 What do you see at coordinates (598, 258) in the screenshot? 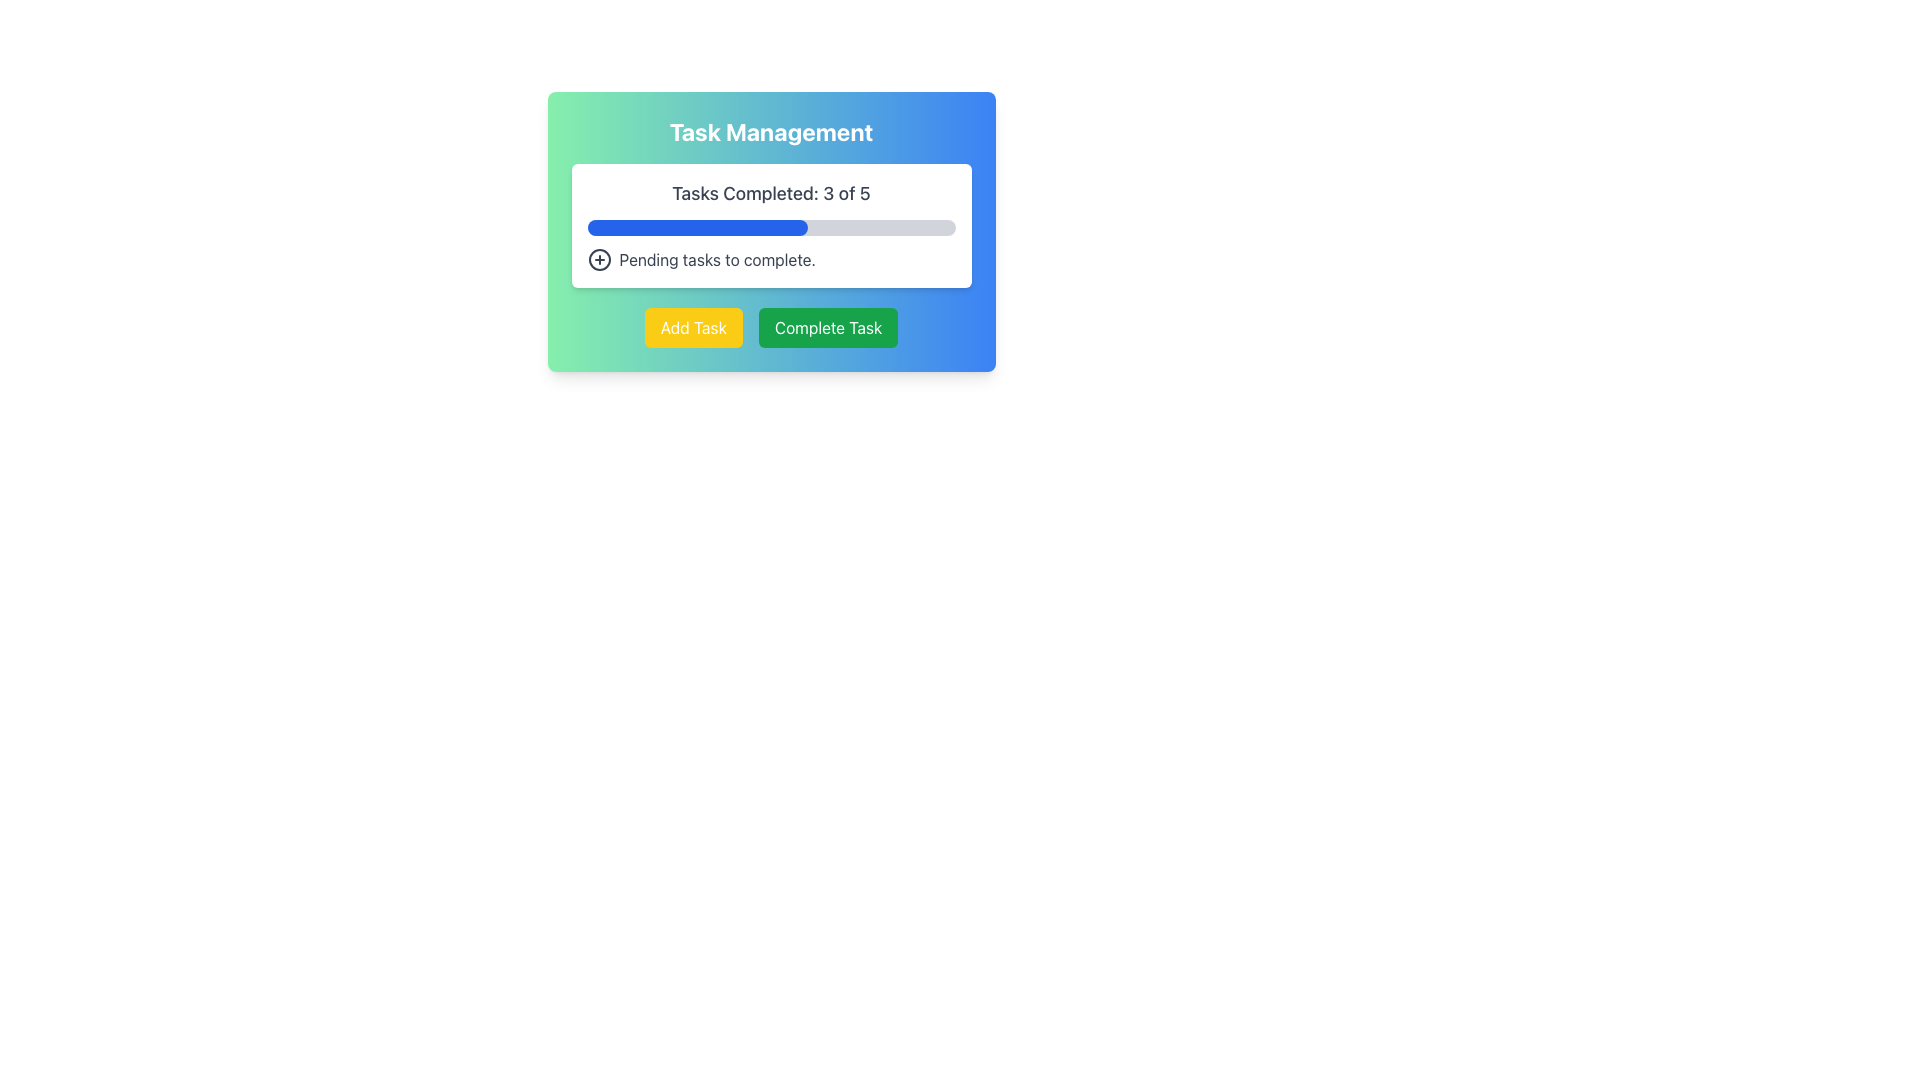
I see `the circular icon with a plus sign, which is located before the text 'Pending tasks to complete.'` at bounding box center [598, 258].